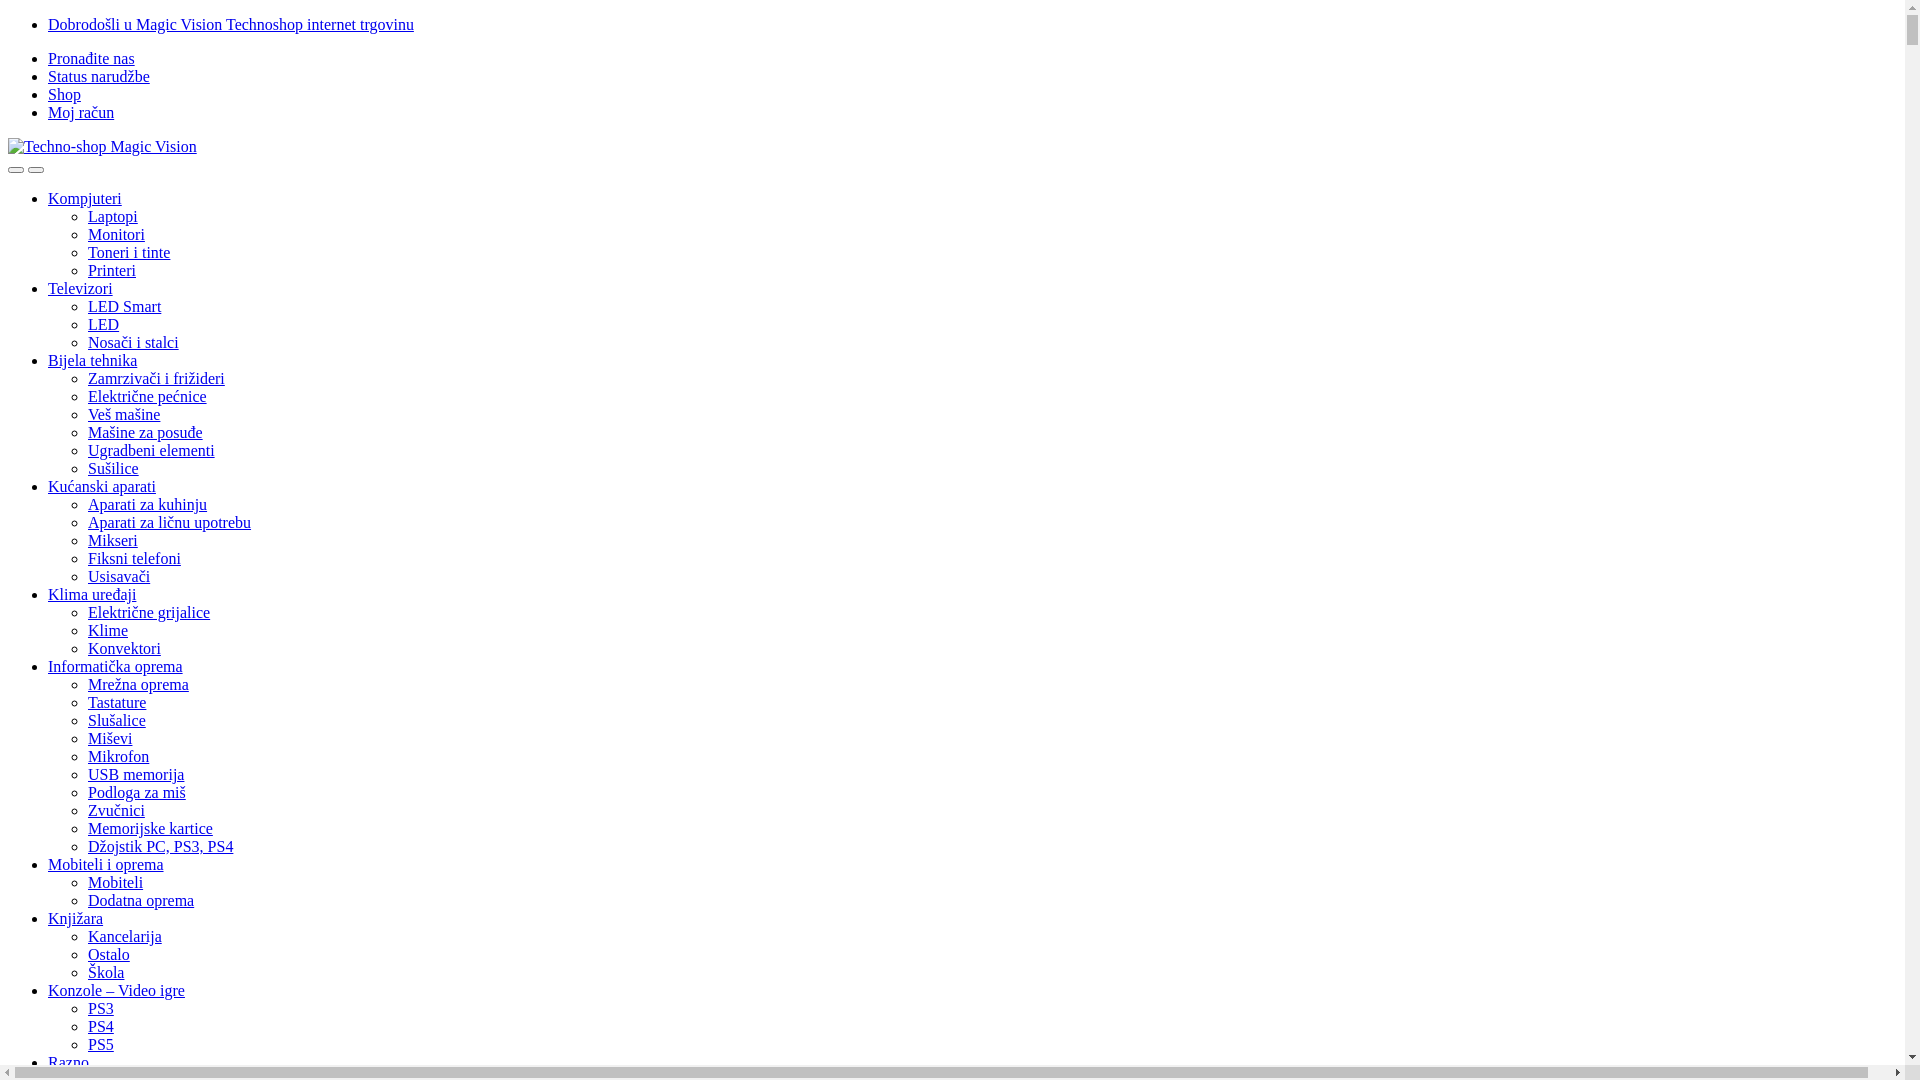 The width and height of the screenshot is (1920, 1080). Describe the element at coordinates (150, 450) in the screenshot. I see `'Ugradbeni elementi'` at that location.